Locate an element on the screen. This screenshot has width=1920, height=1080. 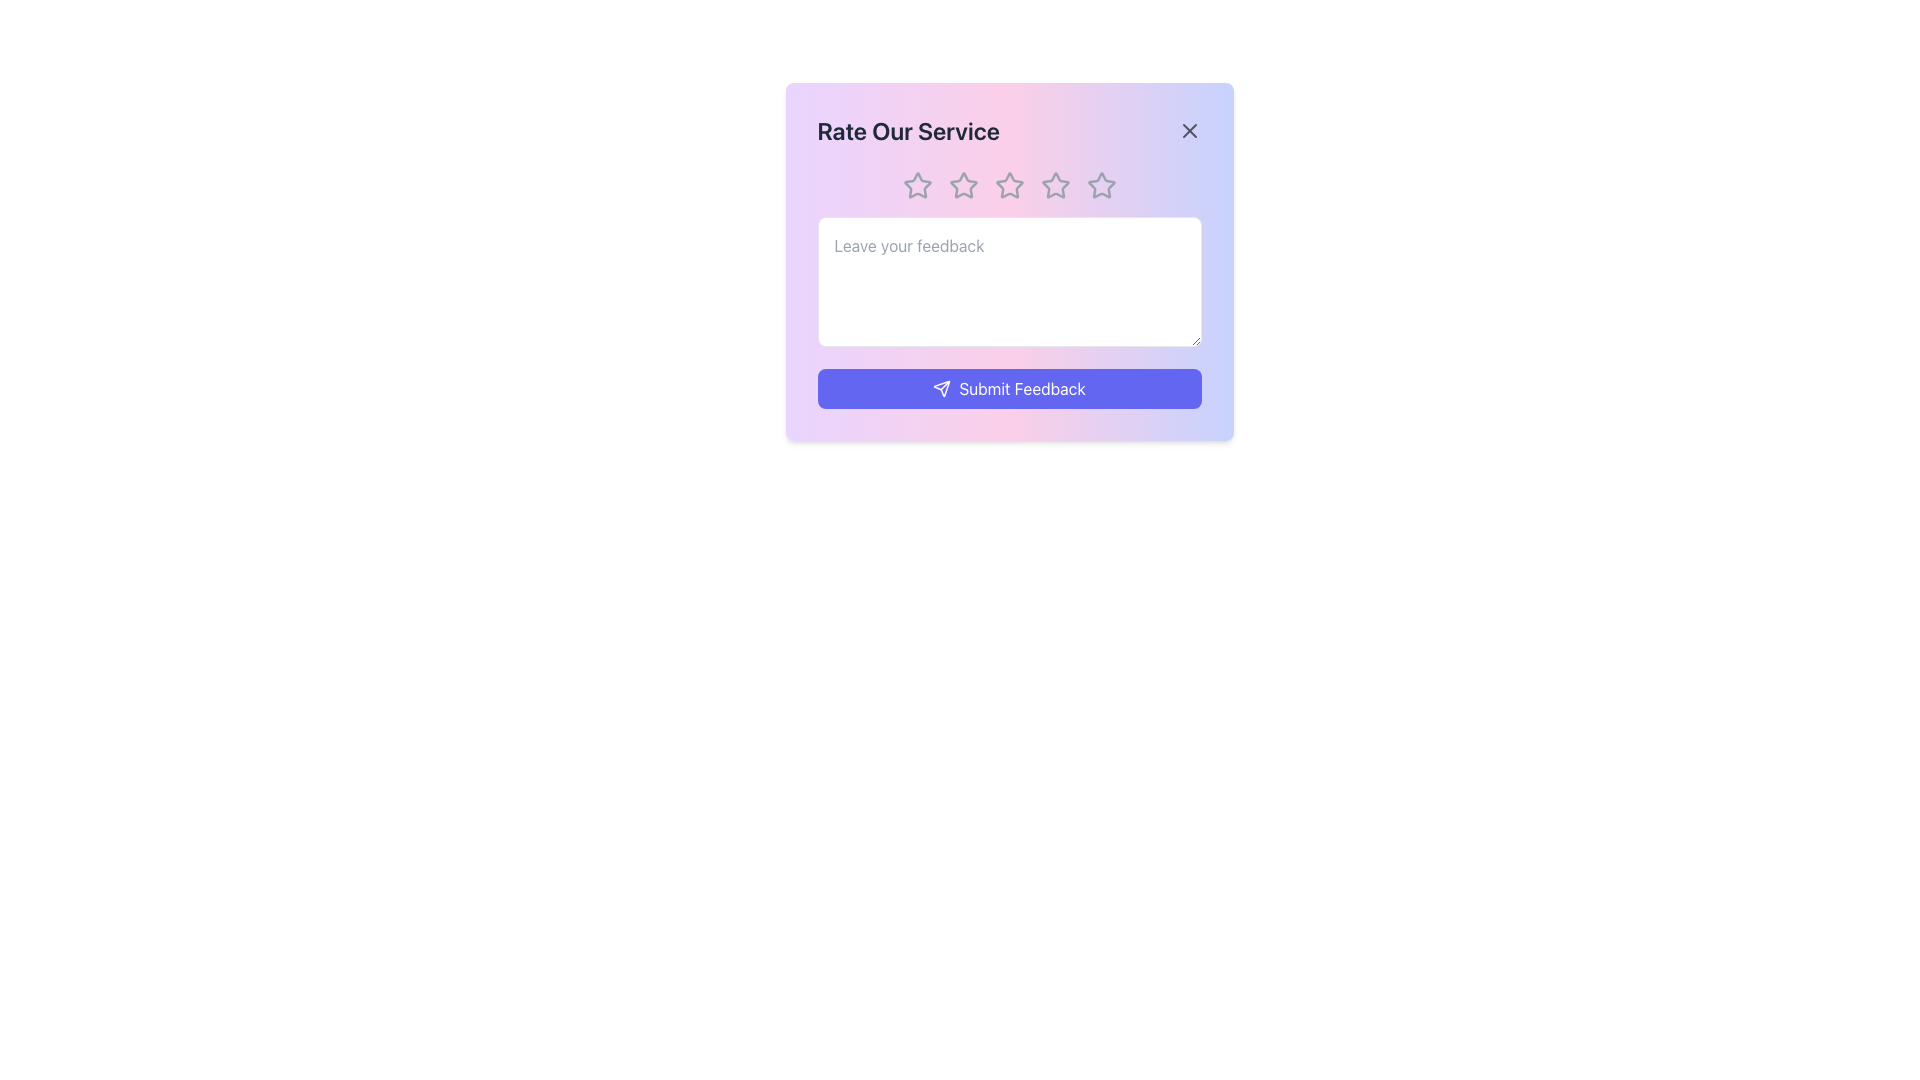
the feedback submission button located below the text input field in the feedback form is located at coordinates (1009, 389).